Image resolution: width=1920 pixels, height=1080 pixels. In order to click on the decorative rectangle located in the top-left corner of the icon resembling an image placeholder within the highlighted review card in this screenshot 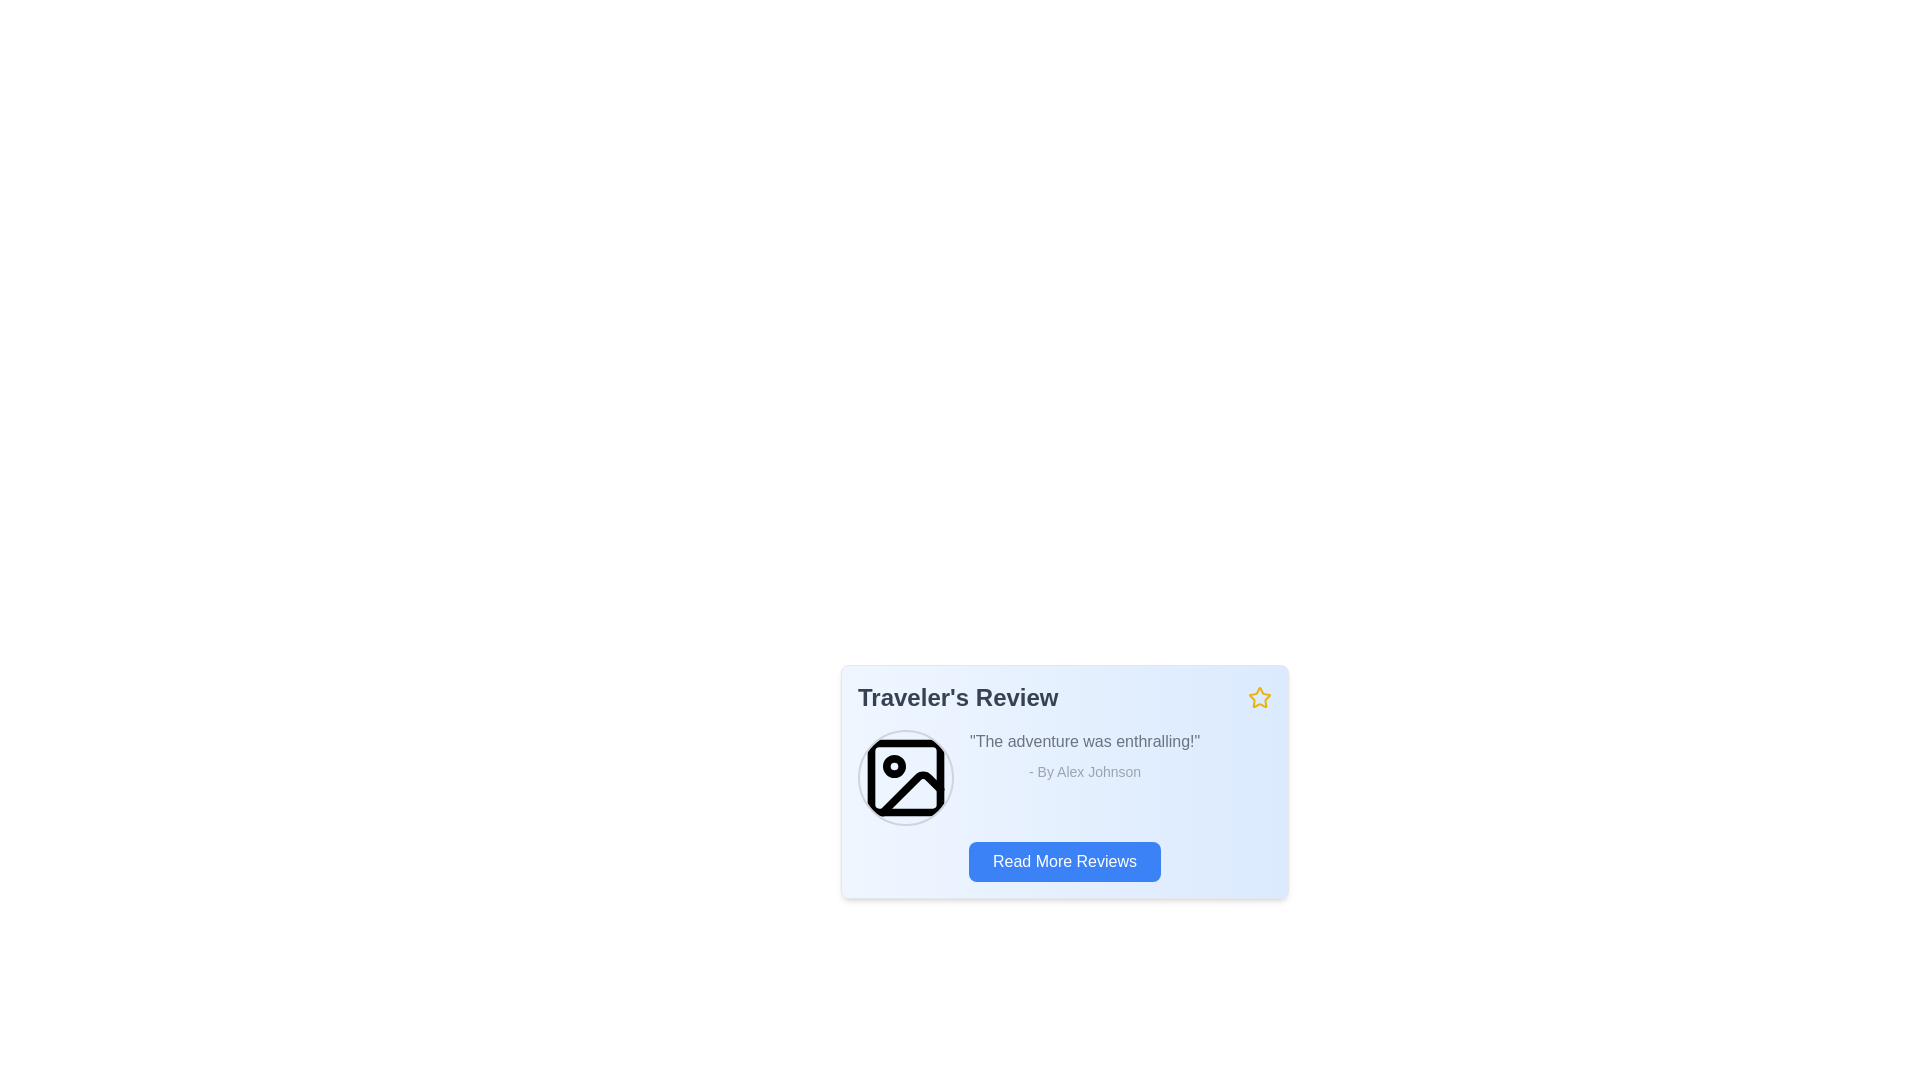, I will do `click(905, 777)`.